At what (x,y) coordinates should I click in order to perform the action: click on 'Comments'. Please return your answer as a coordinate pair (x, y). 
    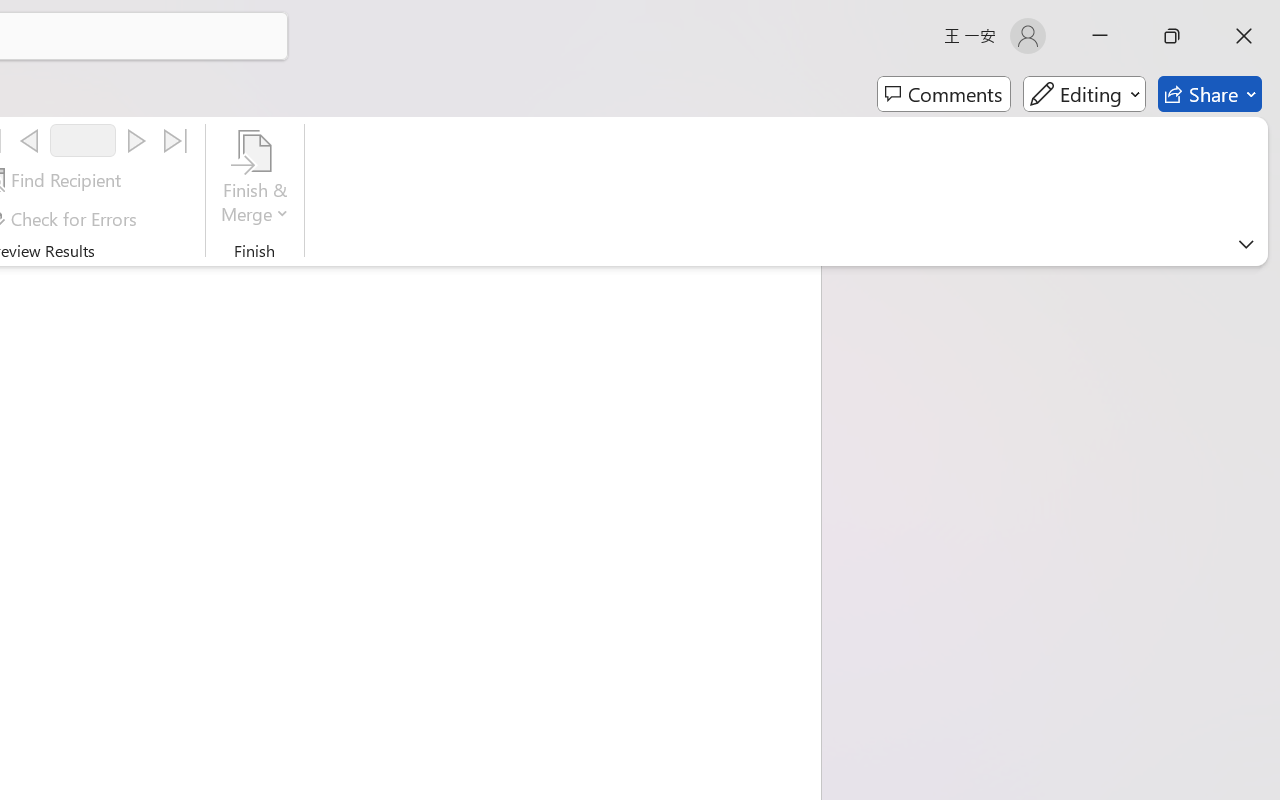
    Looking at the image, I should click on (943, 94).